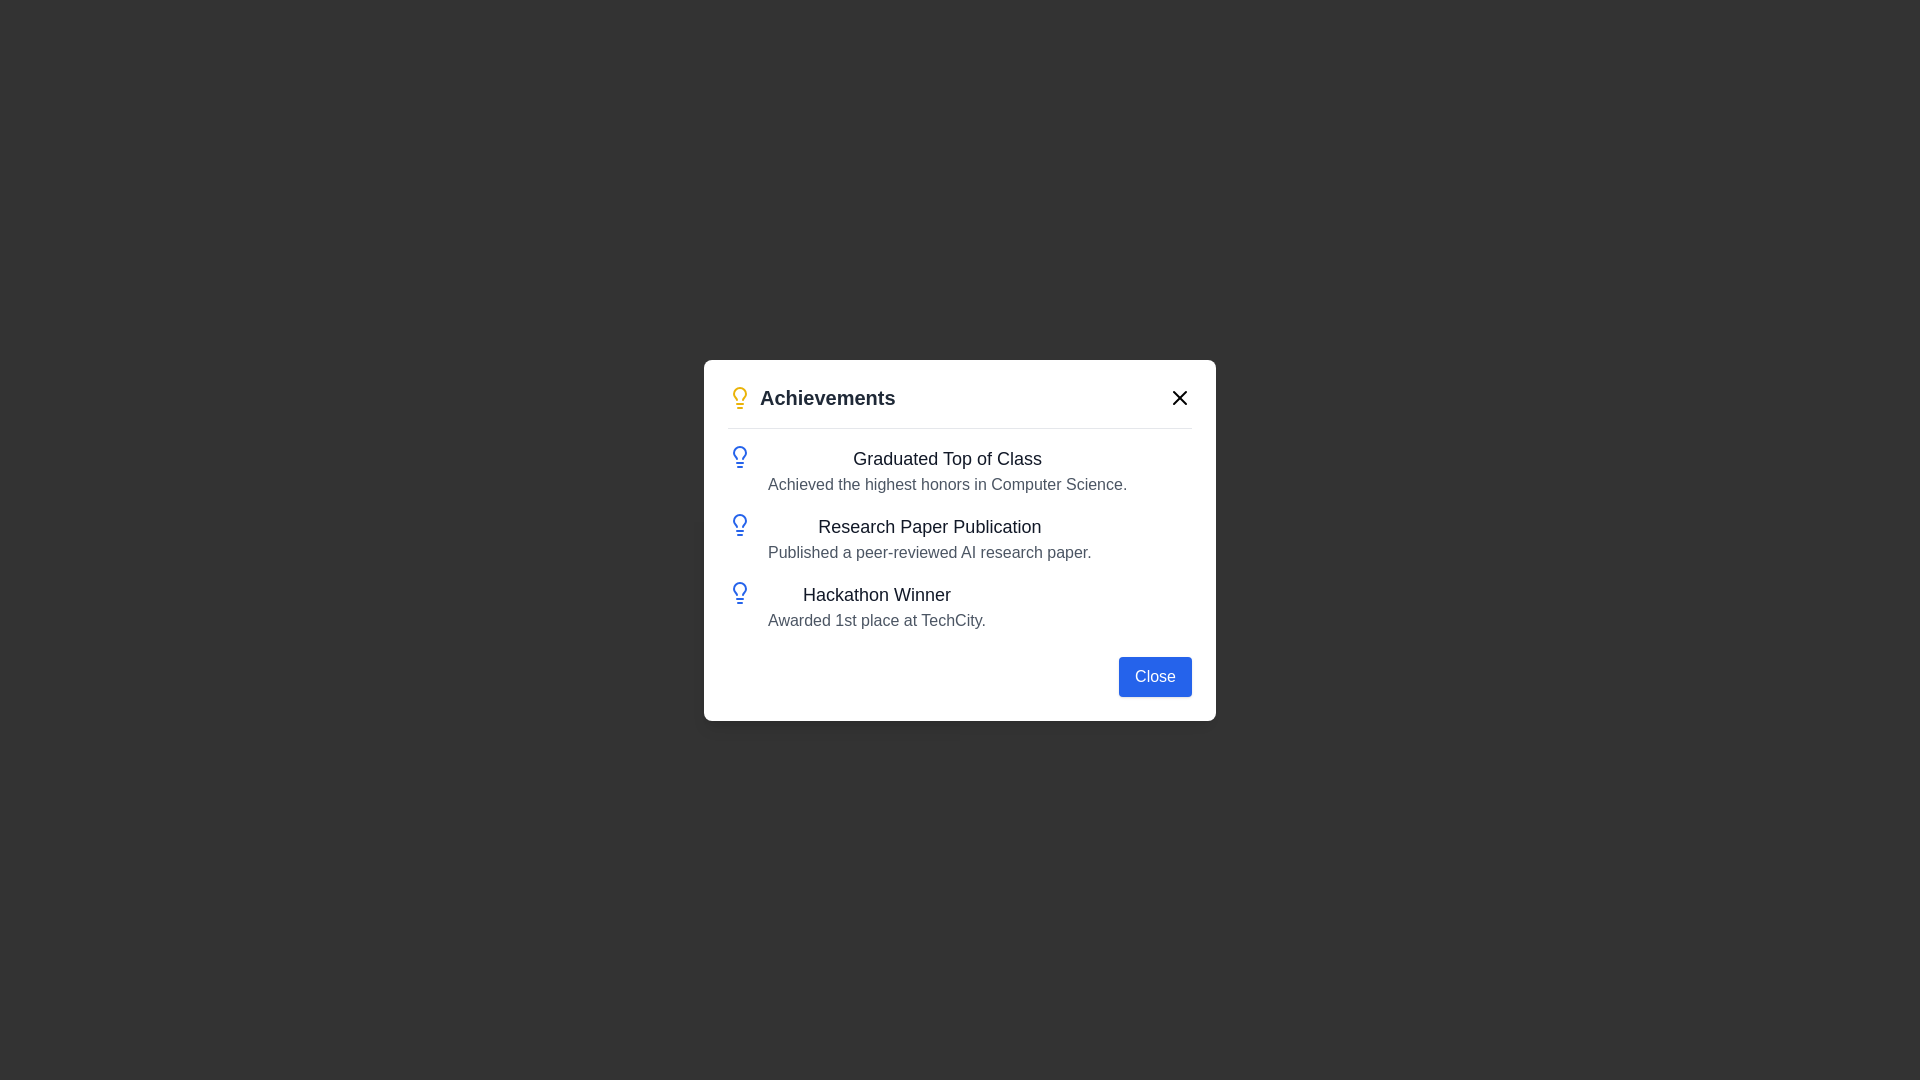 The height and width of the screenshot is (1080, 1920). Describe the element at coordinates (811, 397) in the screenshot. I see `the Header with an icon that indicates achievements, located at the top-left corner of the section within a centered modal window` at that location.